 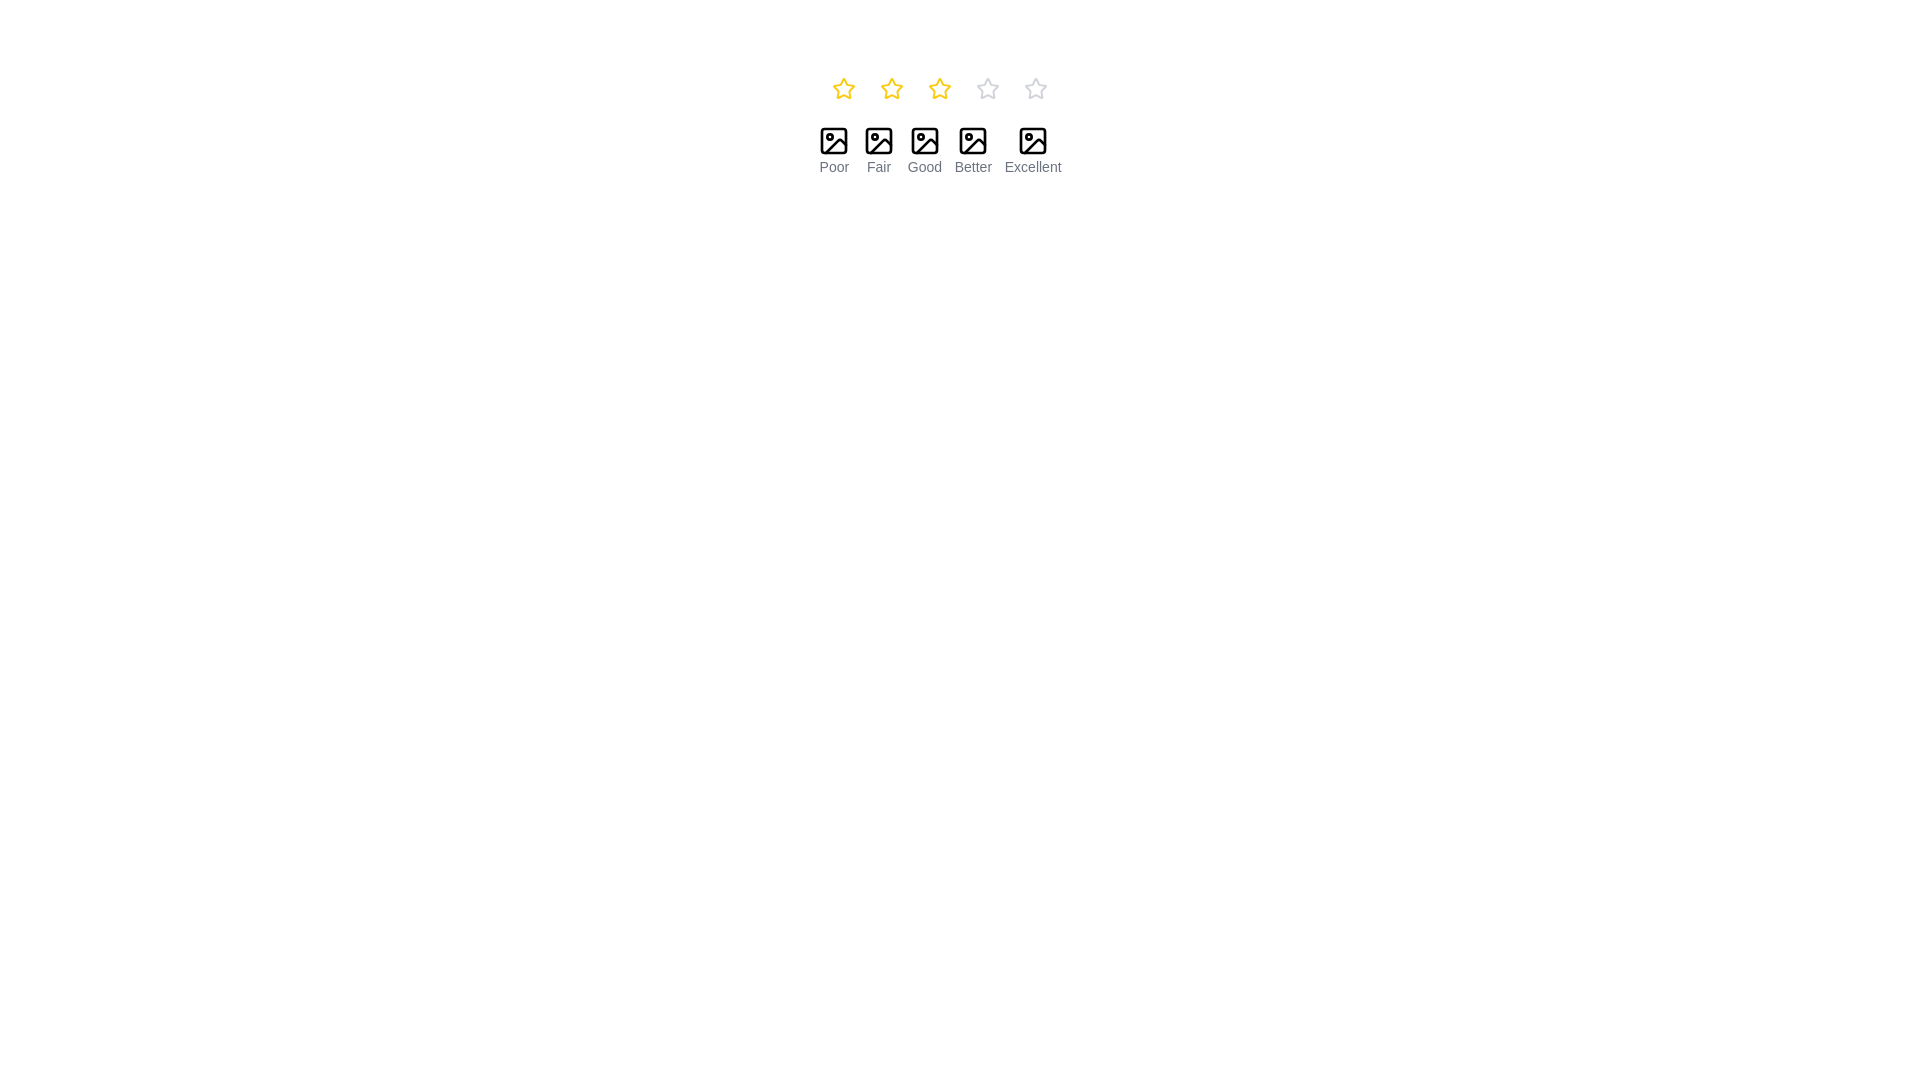 What do you see at coordinates (939, 87) in the screenshot?
I see `the third yellow star icon in the rating bar` at bounding box center [939, 87].